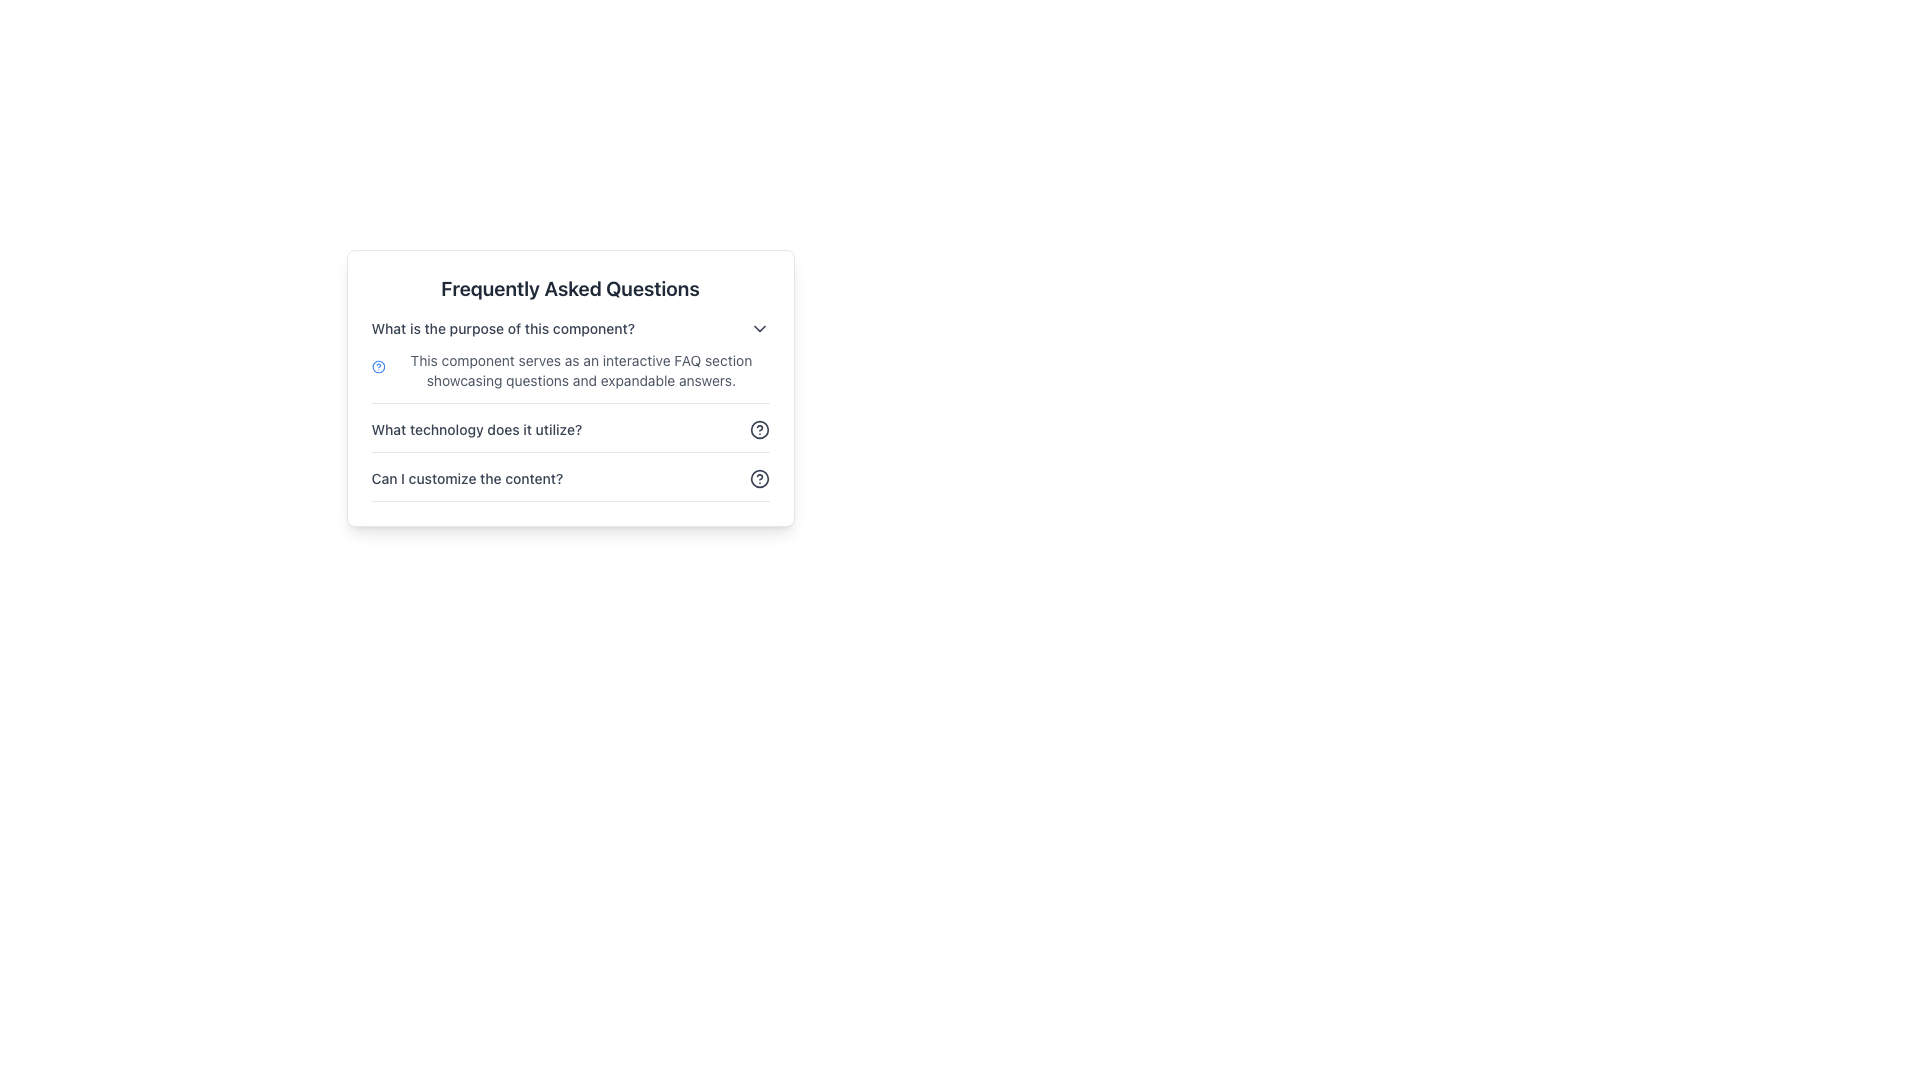 Image resolution: width=1920 pixels, height=1080 pixels. Describe the element at coordinates (569, 370) in the screenshot. I see `information presented in the text block located directly below the question 'What is the purpose of this component?' in the FAQ section` at that location.